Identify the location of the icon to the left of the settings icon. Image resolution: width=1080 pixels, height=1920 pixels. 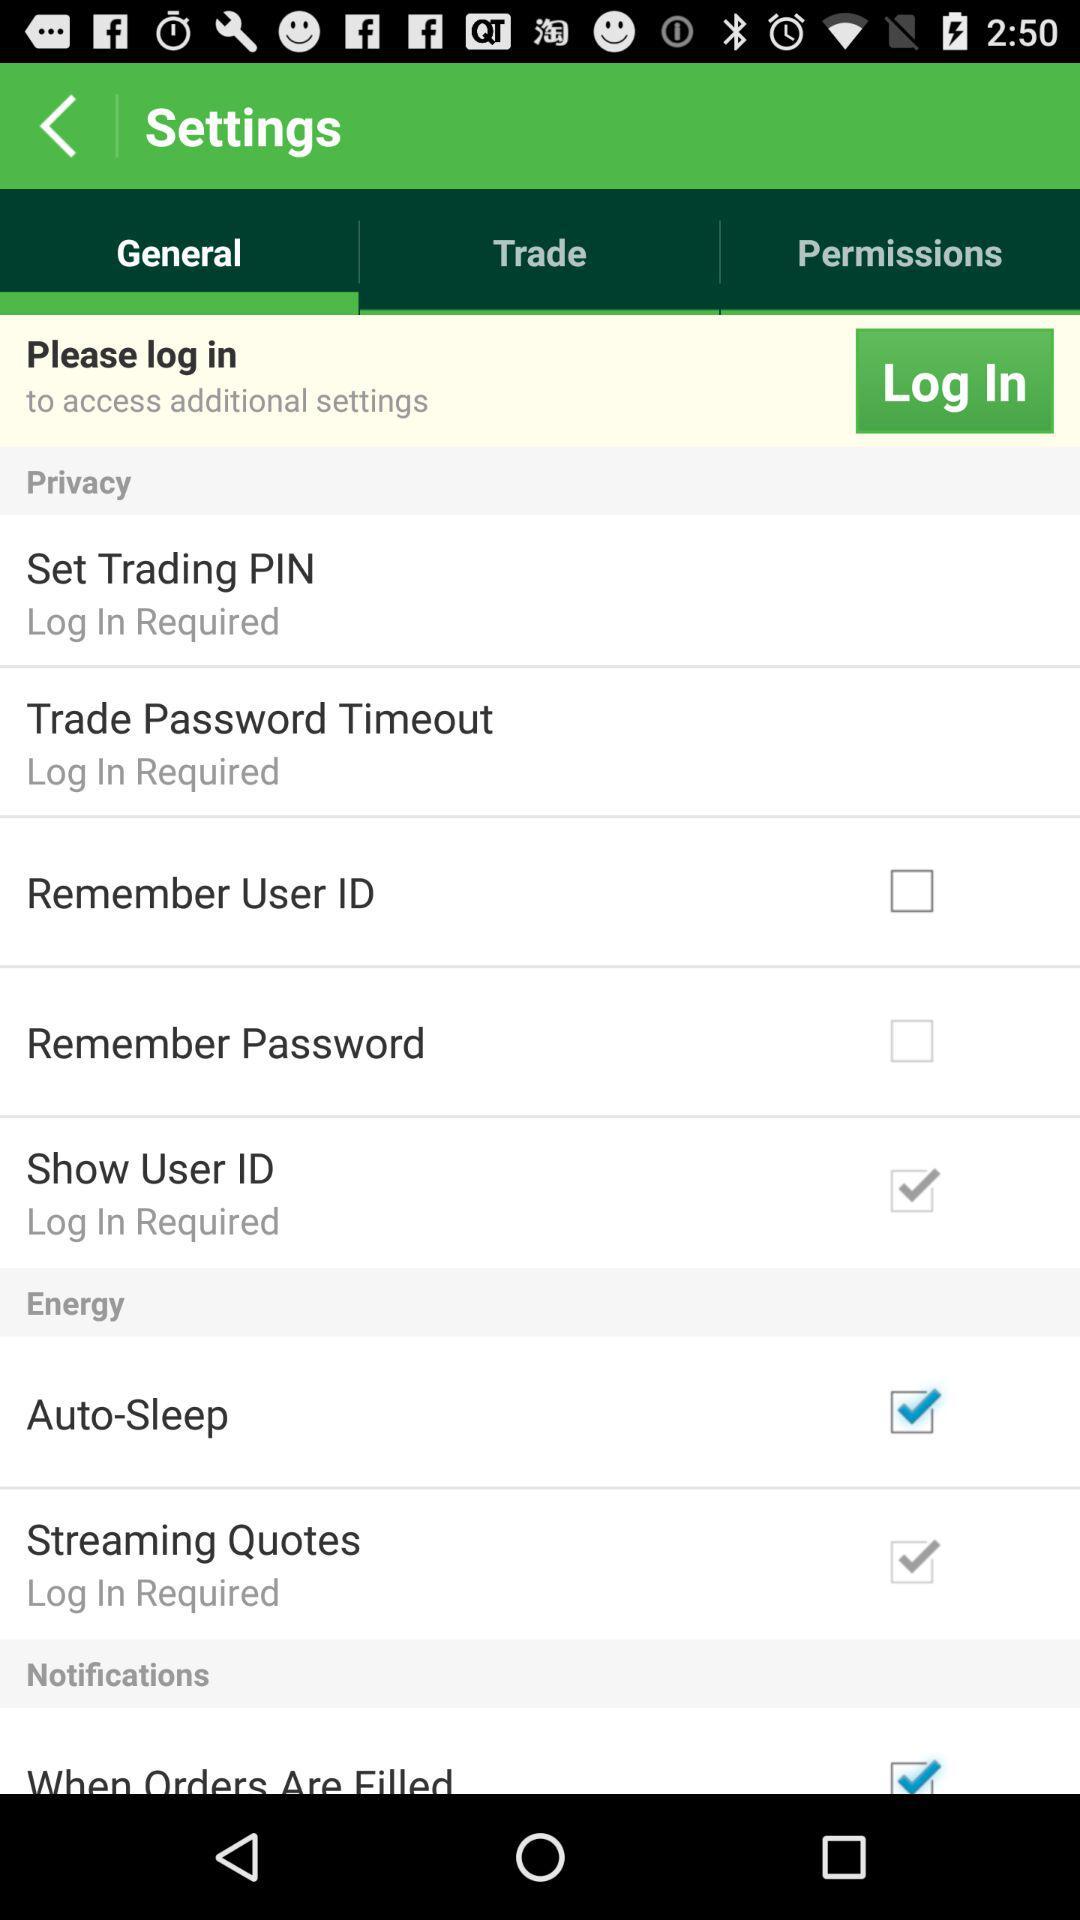
(56, 124).